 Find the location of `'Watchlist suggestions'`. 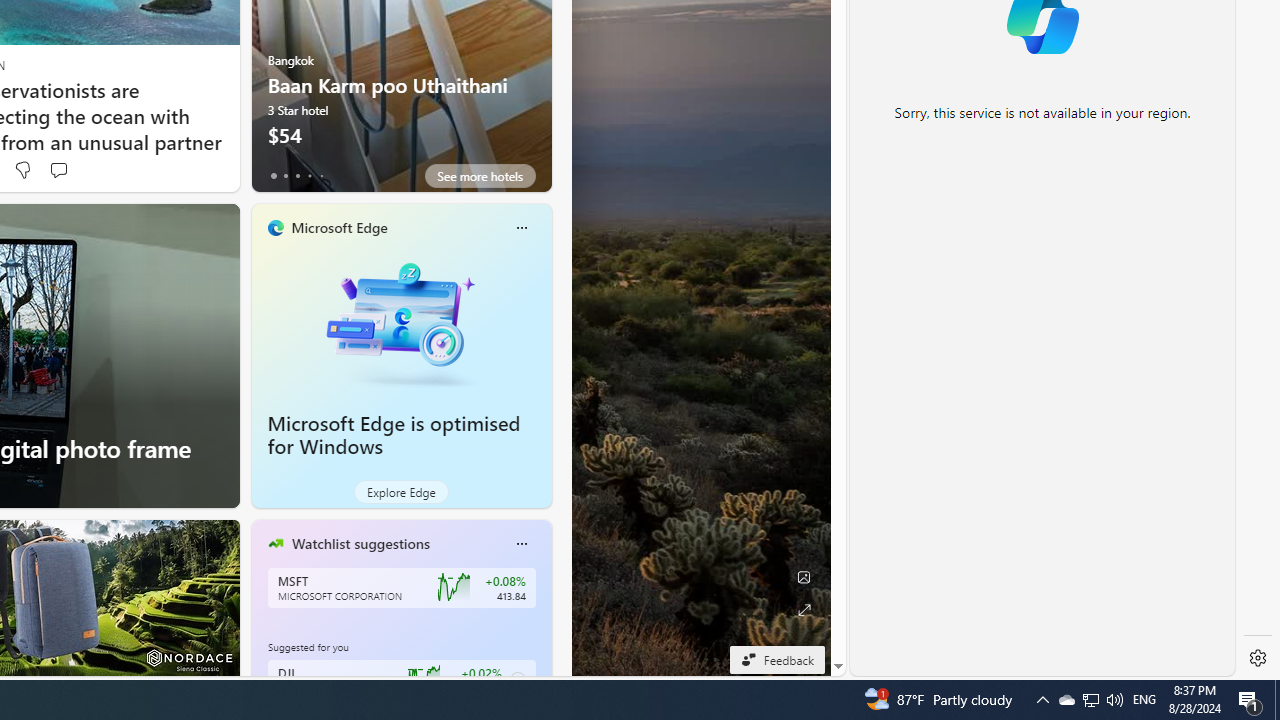

'Watchlist suggestions' is located at coordinates (360, 543).